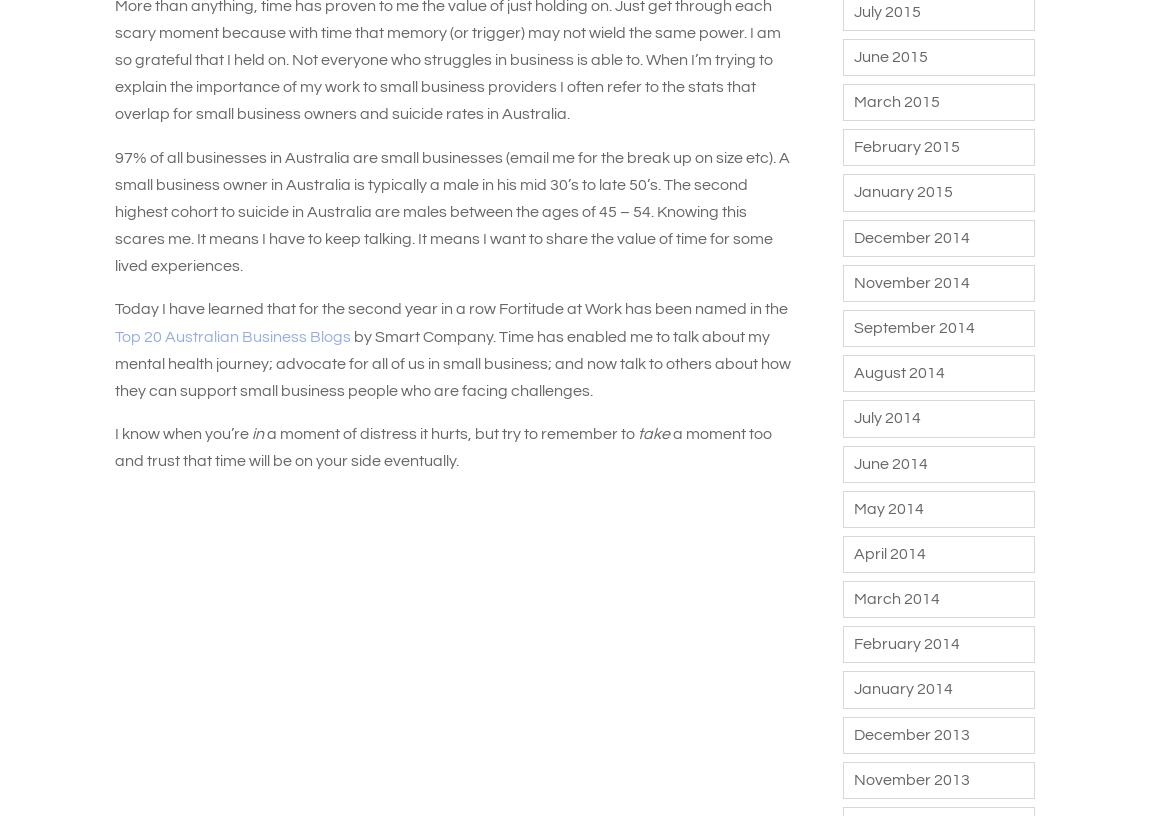 The width and height of the screenshot is (1150, 816). I want to click on 'a moment too and trust that time will be on your side eventually.', so click(443, 446).